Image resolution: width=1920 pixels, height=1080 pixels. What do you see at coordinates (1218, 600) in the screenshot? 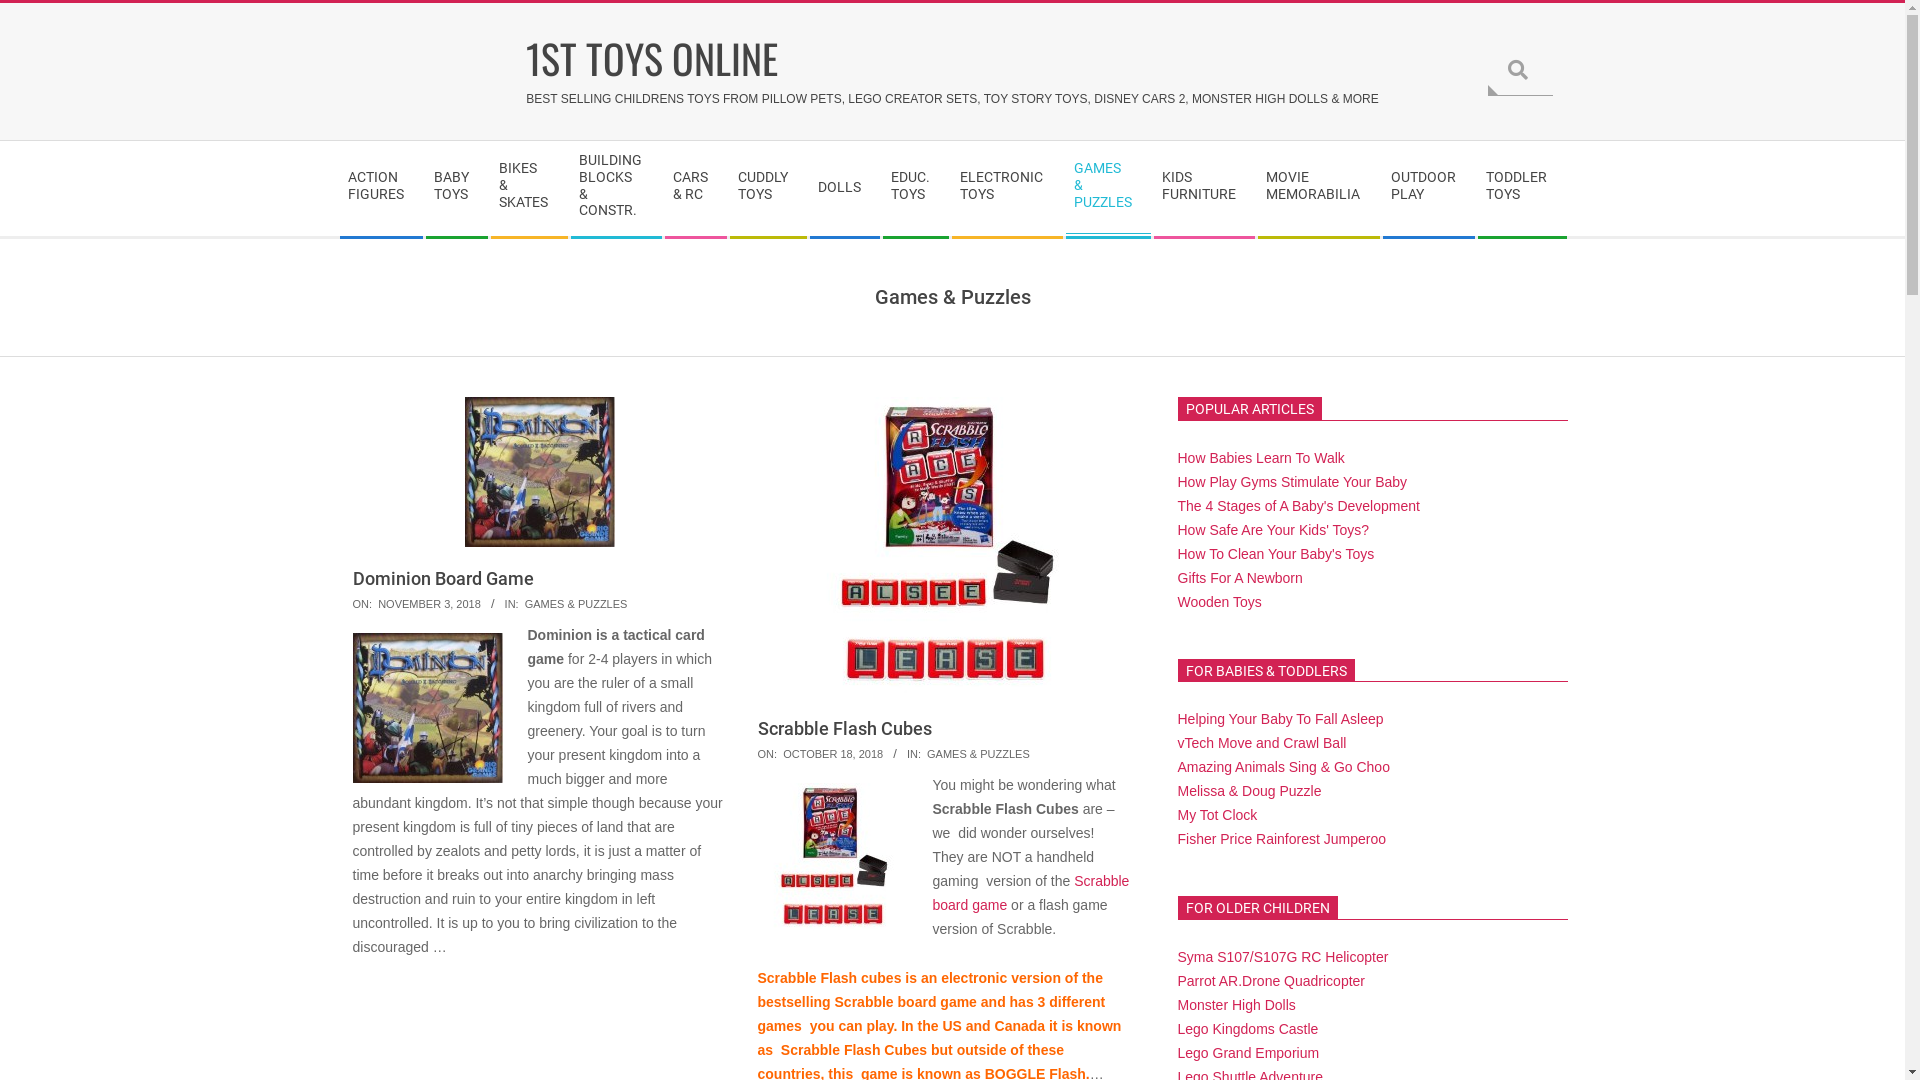
I see `'Wooden Toys'` at bounding box center [1218, 600].